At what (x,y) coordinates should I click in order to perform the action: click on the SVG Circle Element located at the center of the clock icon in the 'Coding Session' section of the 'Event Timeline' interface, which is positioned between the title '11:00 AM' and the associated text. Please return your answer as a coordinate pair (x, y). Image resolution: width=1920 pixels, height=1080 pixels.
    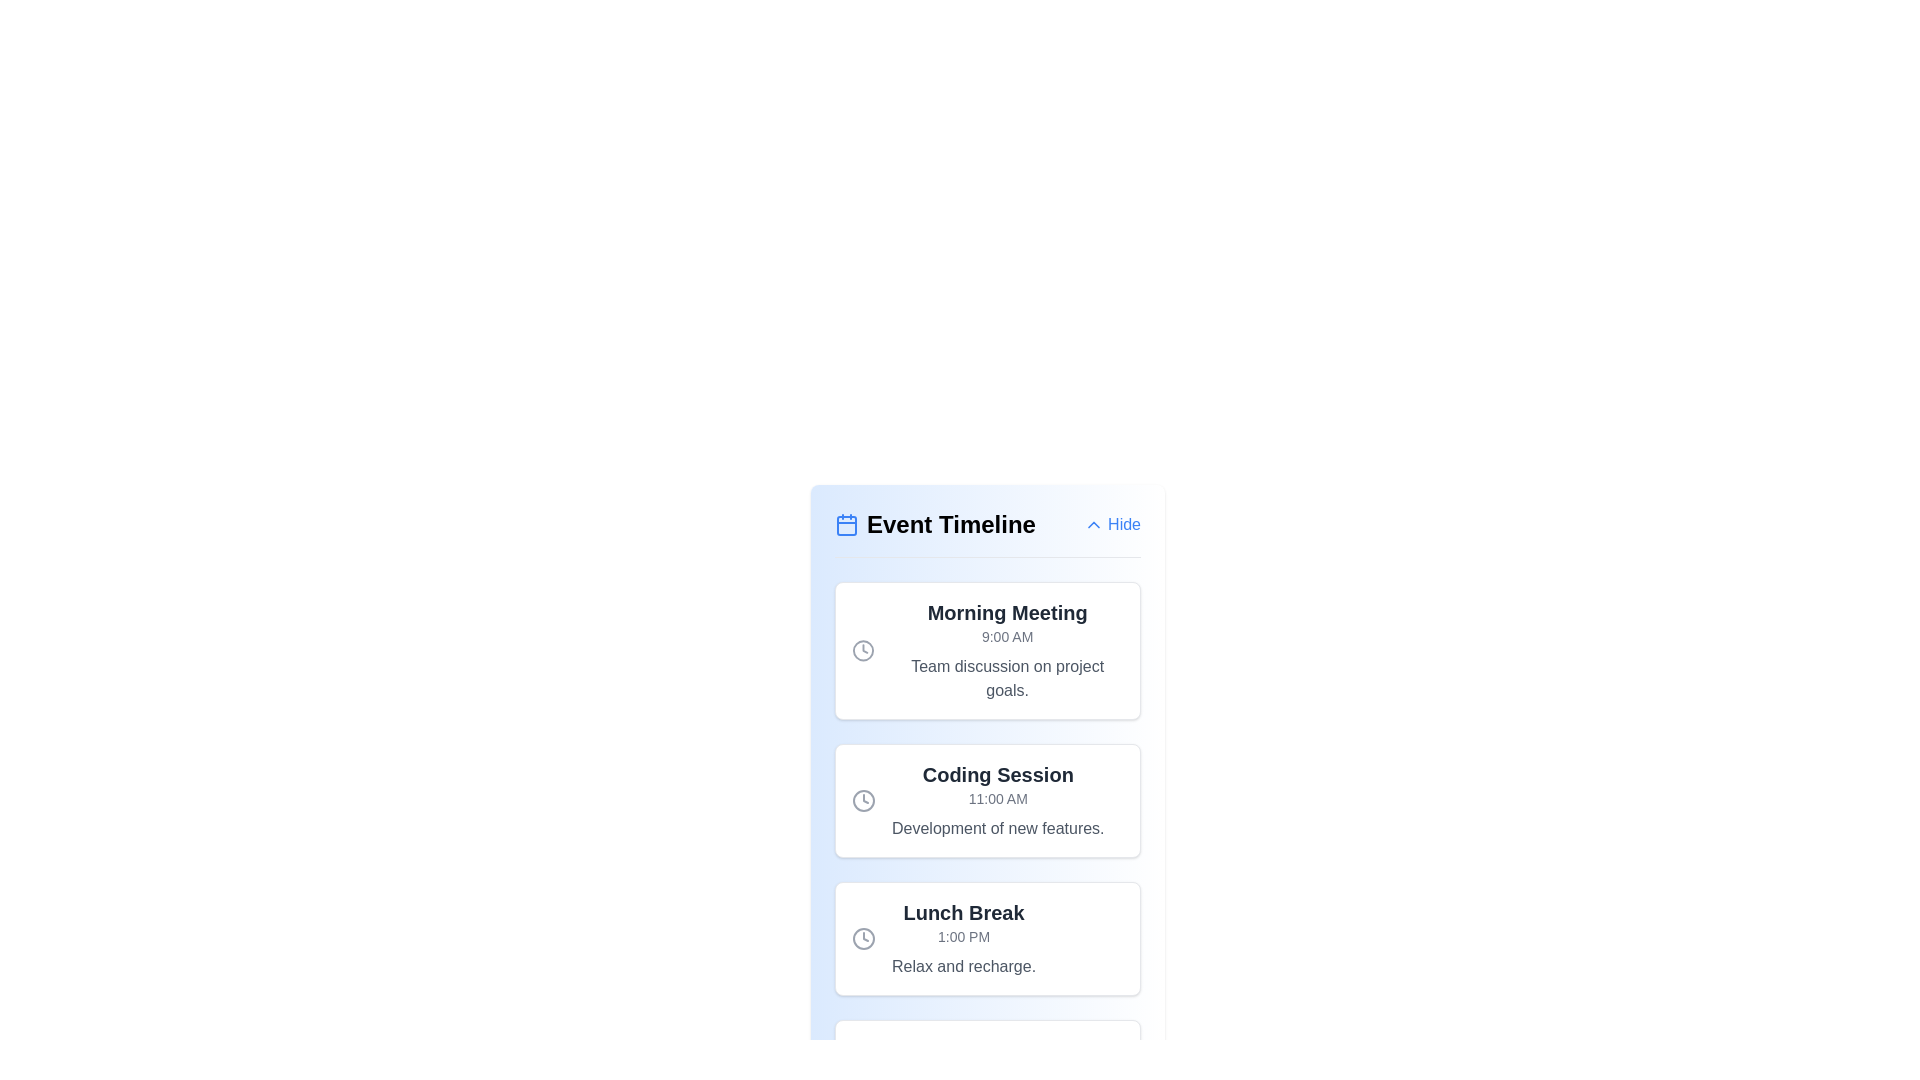
    Looking at the image, I should click on (864, 800).